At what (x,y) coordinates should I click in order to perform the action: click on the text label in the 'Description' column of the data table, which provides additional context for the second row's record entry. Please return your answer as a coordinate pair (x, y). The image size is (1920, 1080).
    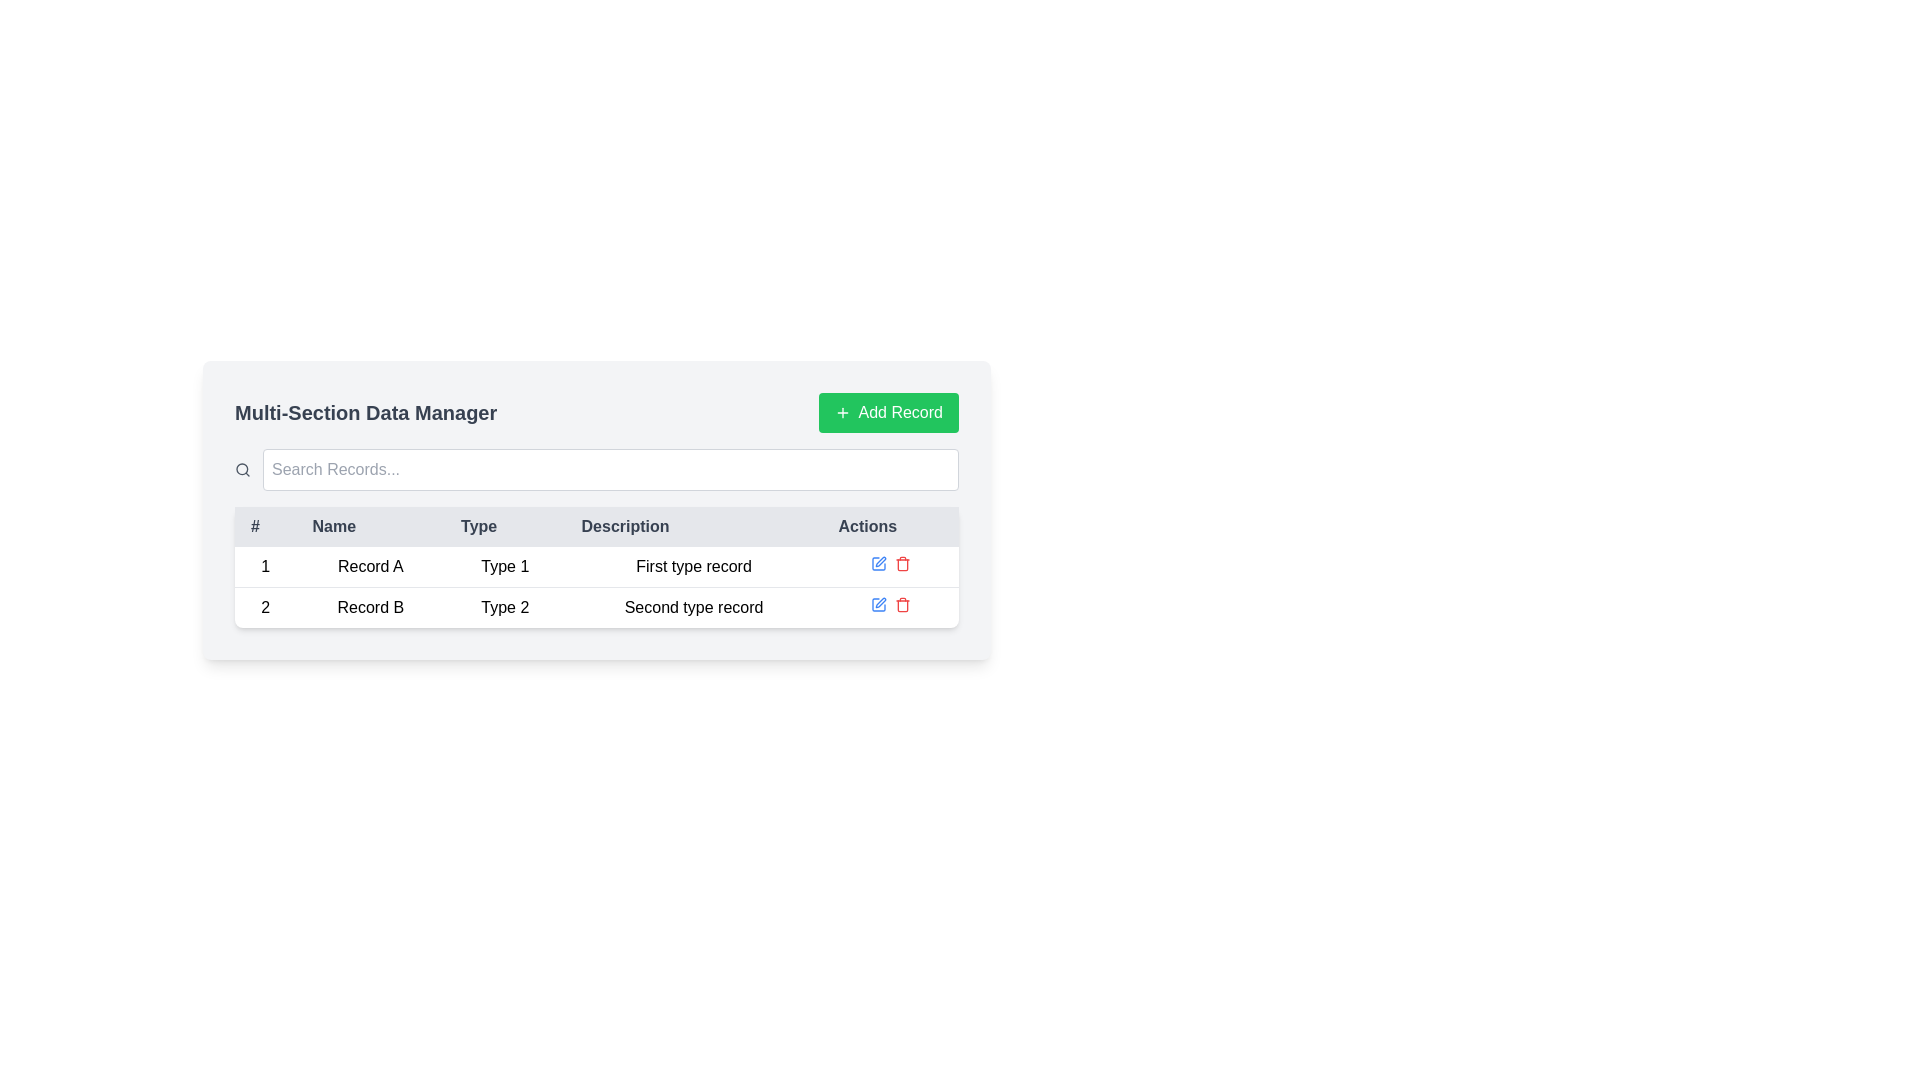
    Looking at the image, I should click on (694, 606).